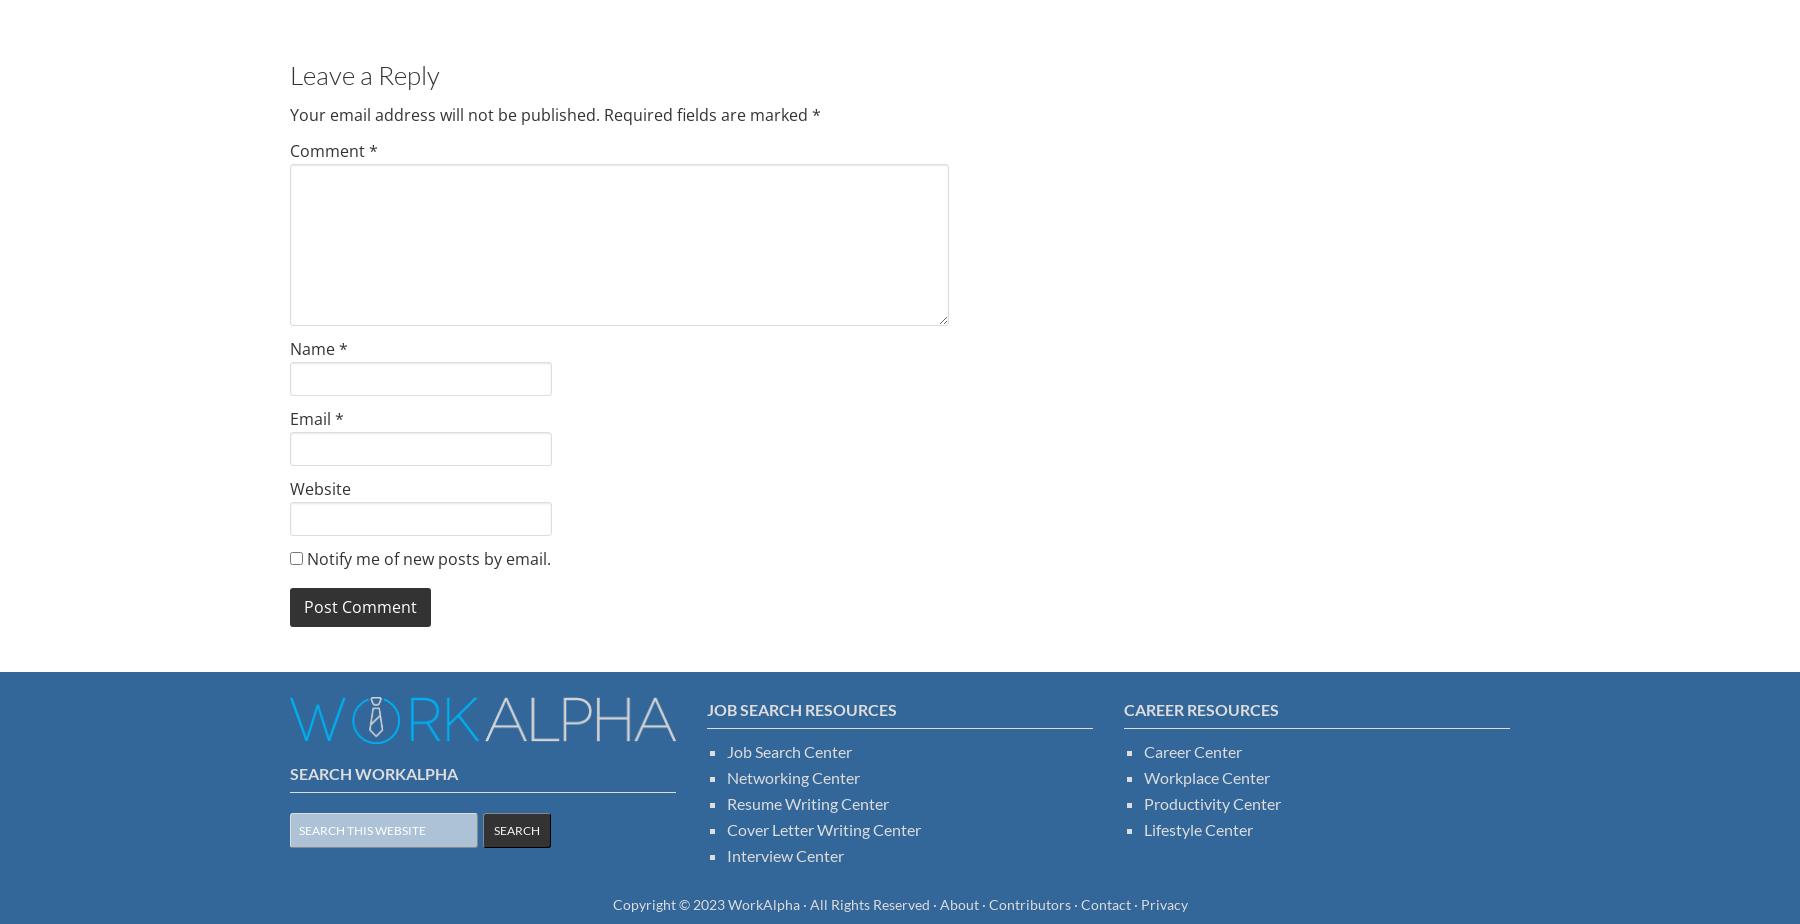 The width and height of the screenshot is (1800, 924). Describe the element at coordinates (1105, 903) in the screenshot. I see `'Contact'` at that location.